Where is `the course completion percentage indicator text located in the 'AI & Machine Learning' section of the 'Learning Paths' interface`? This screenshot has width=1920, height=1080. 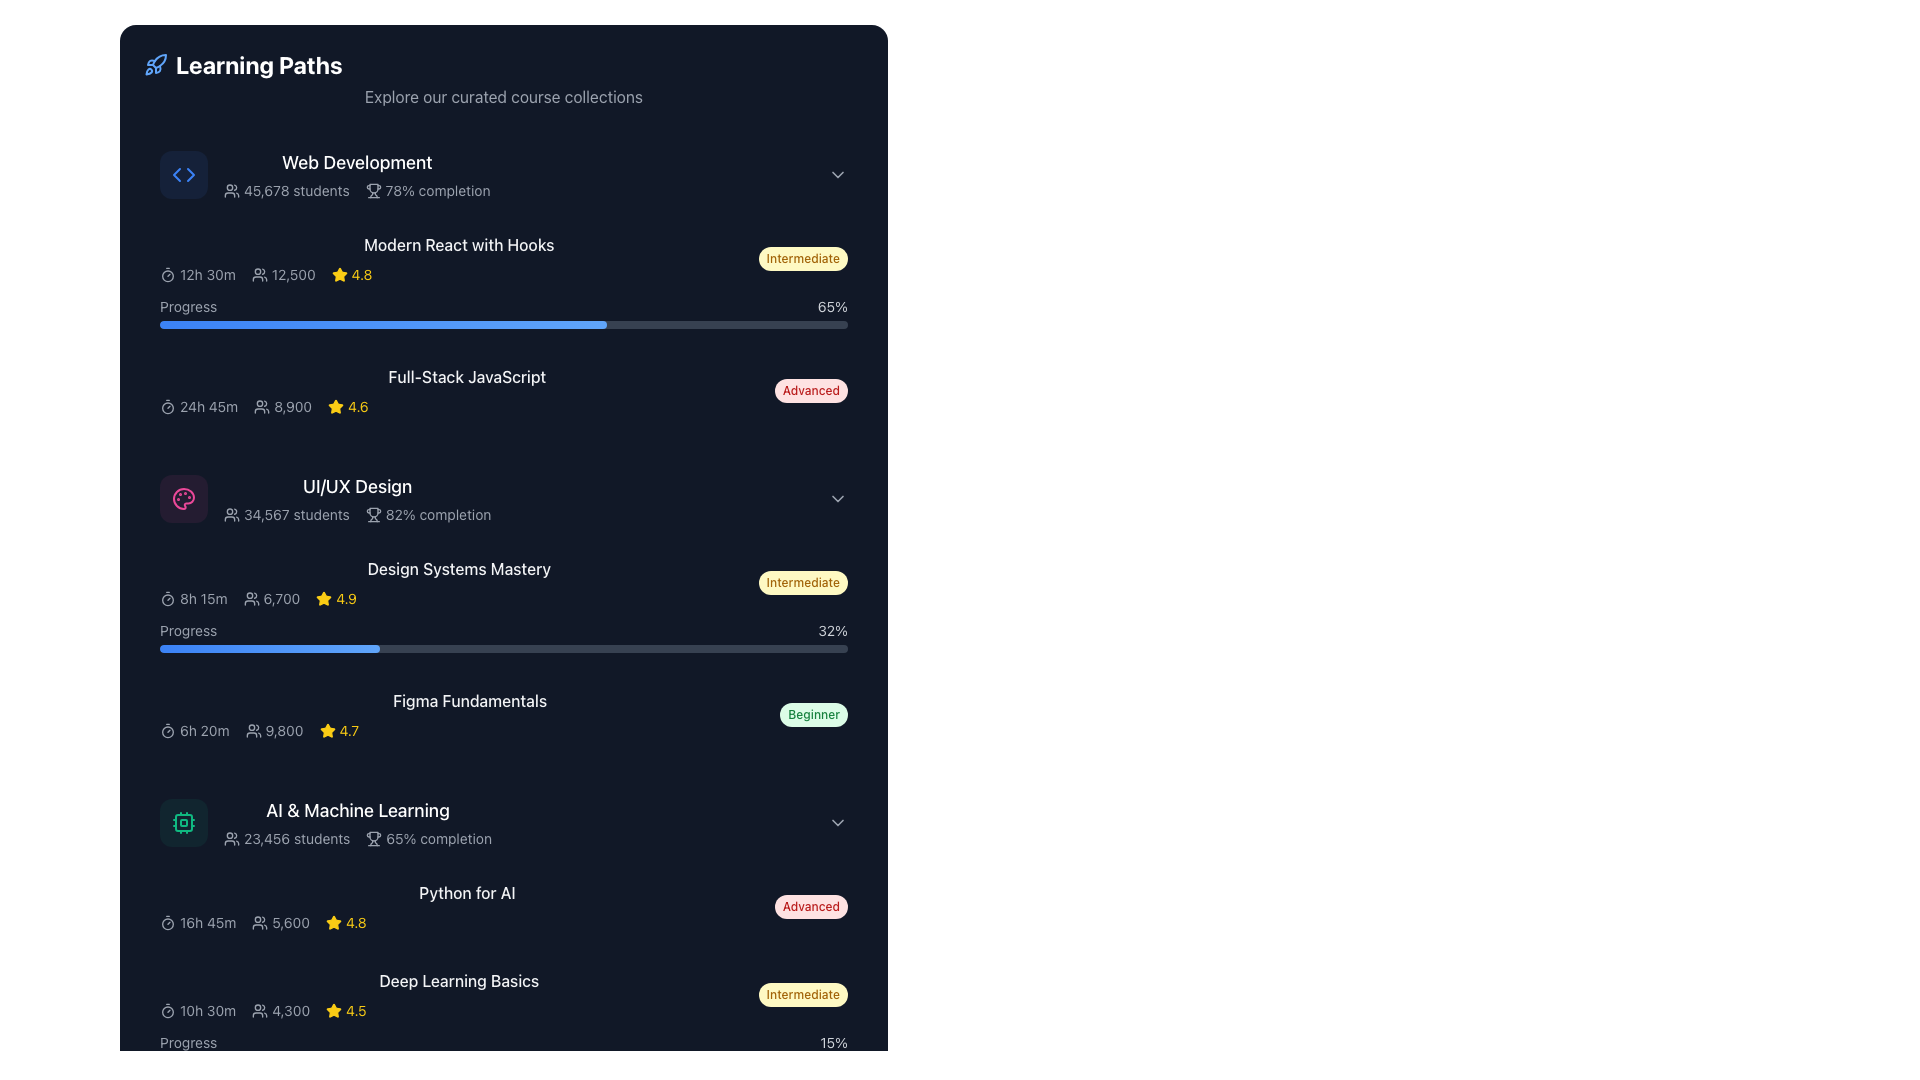
the course completion percentage indicator text located in the 'AI & Machine Learning' section of the 'Learning Paths' interface is located at coordinates (428, 839).